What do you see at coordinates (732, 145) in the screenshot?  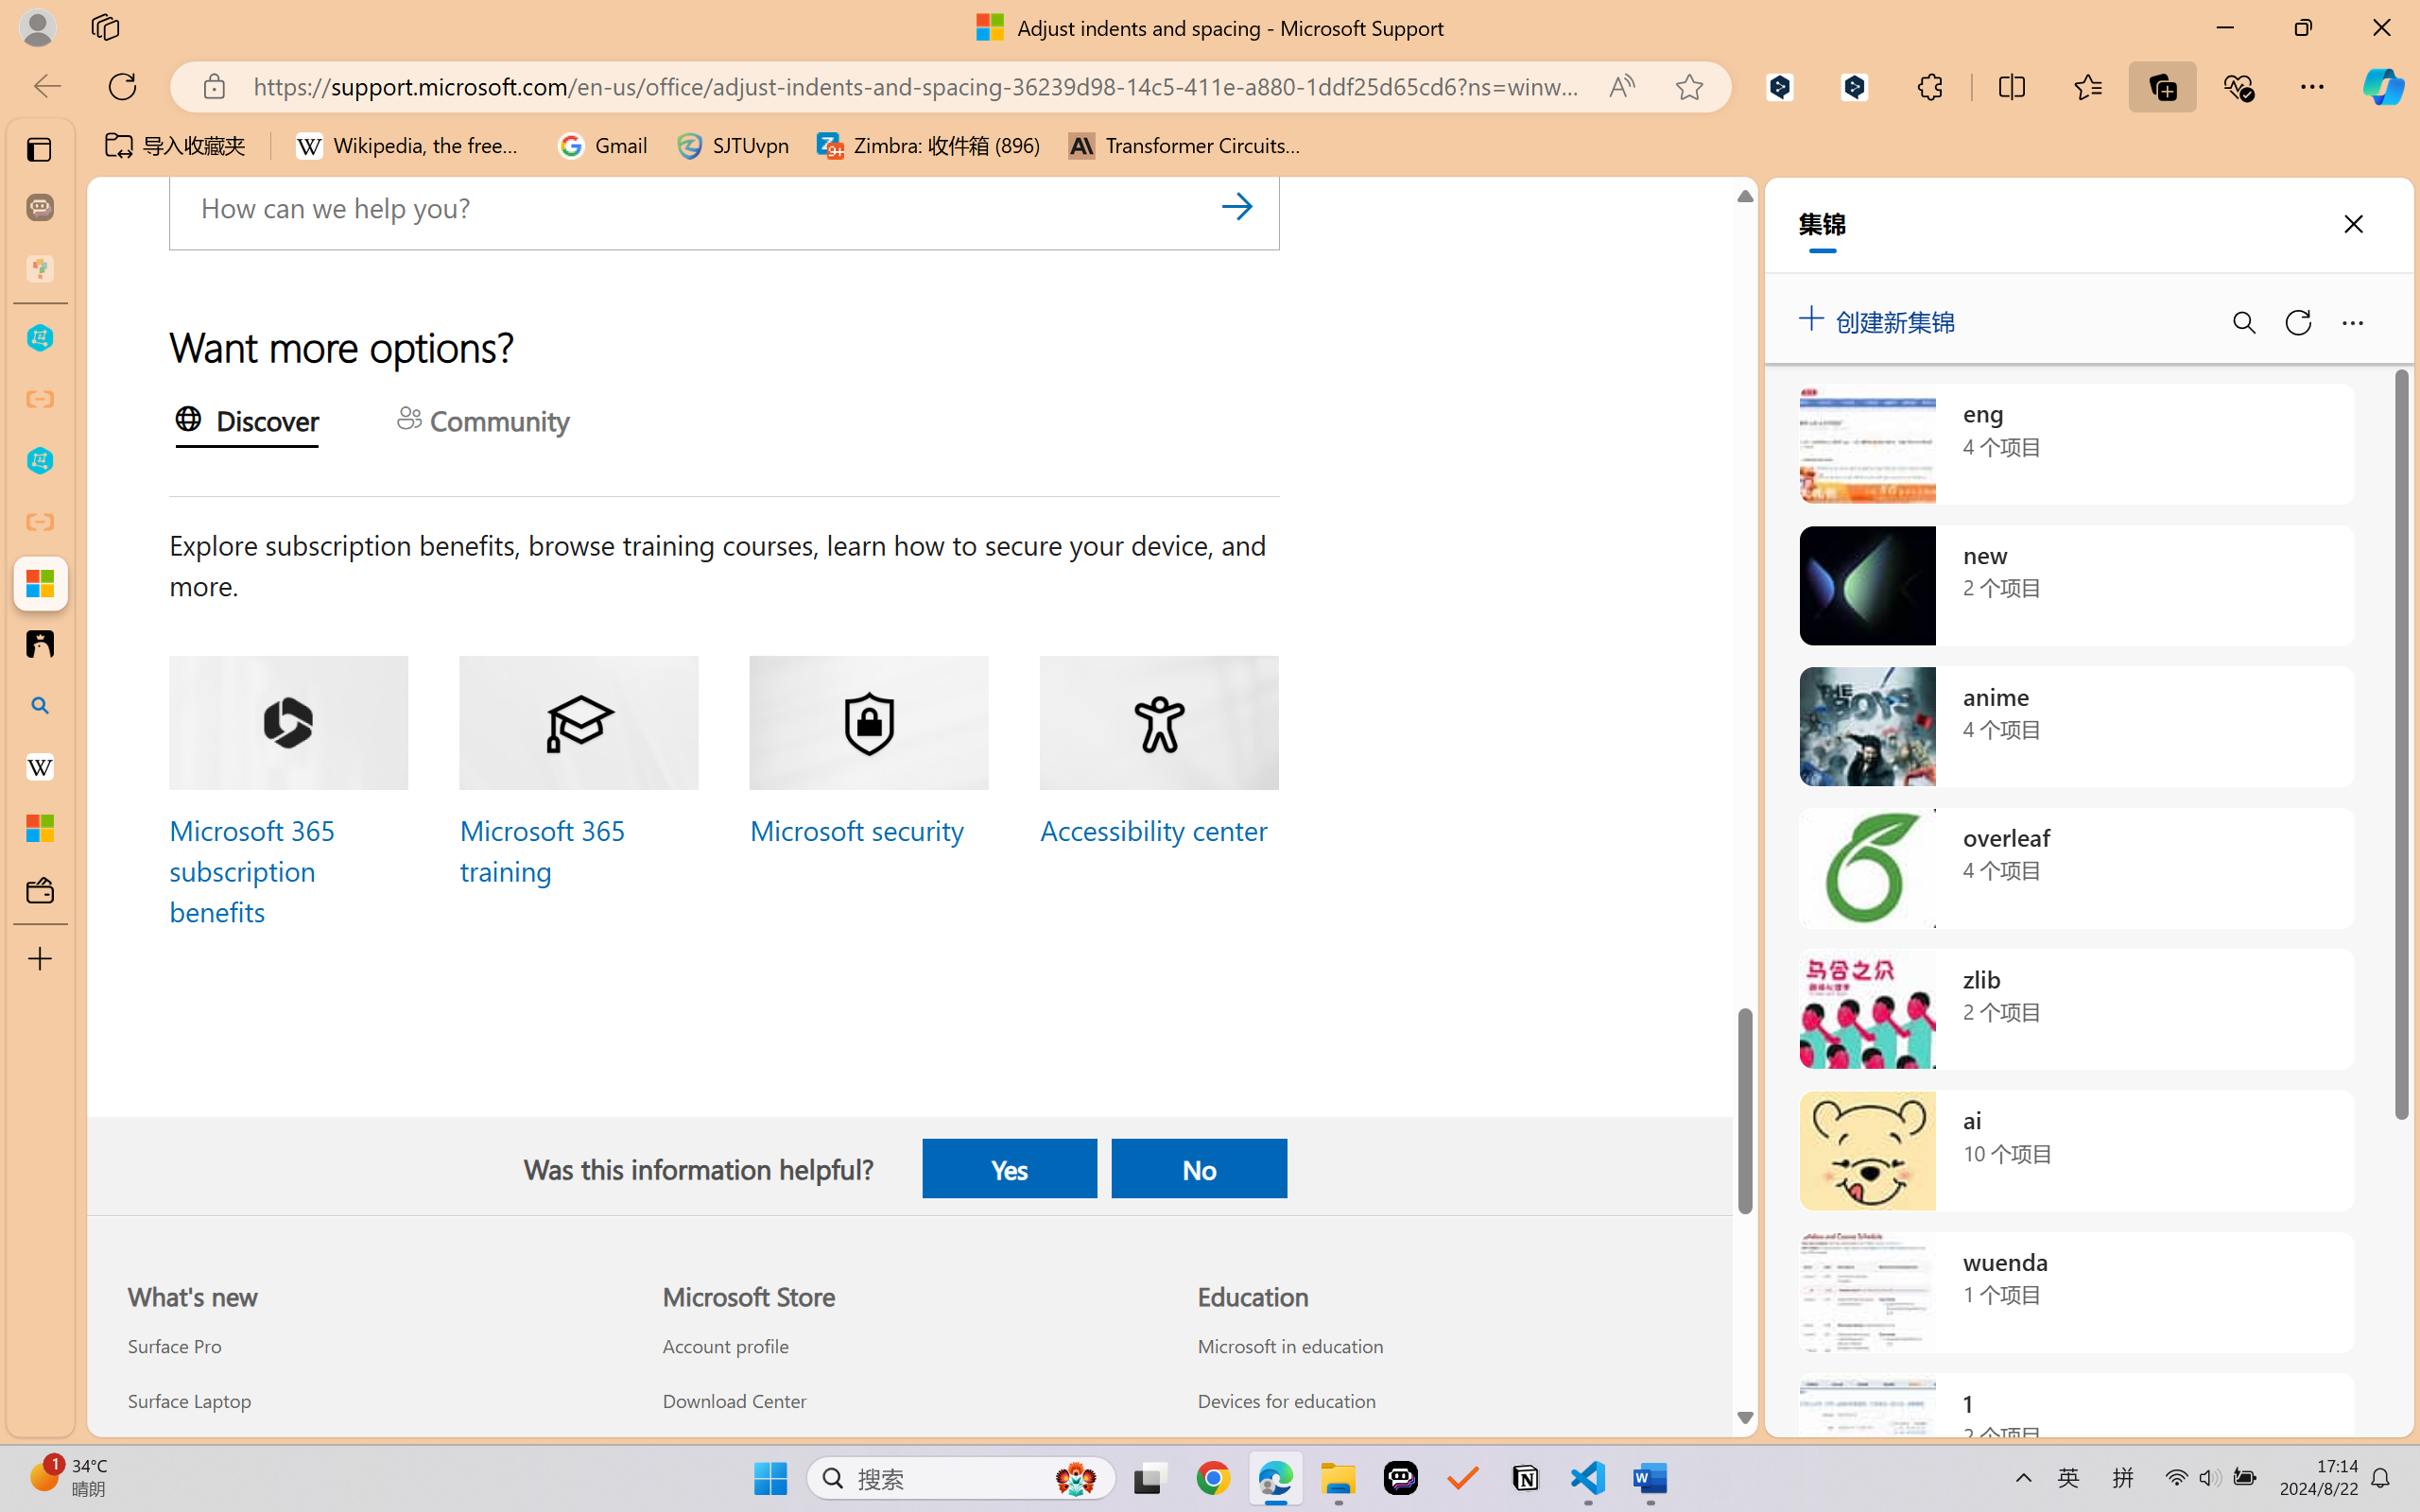 I see `'SJTUvpn'` at bounding box center [732, 145].